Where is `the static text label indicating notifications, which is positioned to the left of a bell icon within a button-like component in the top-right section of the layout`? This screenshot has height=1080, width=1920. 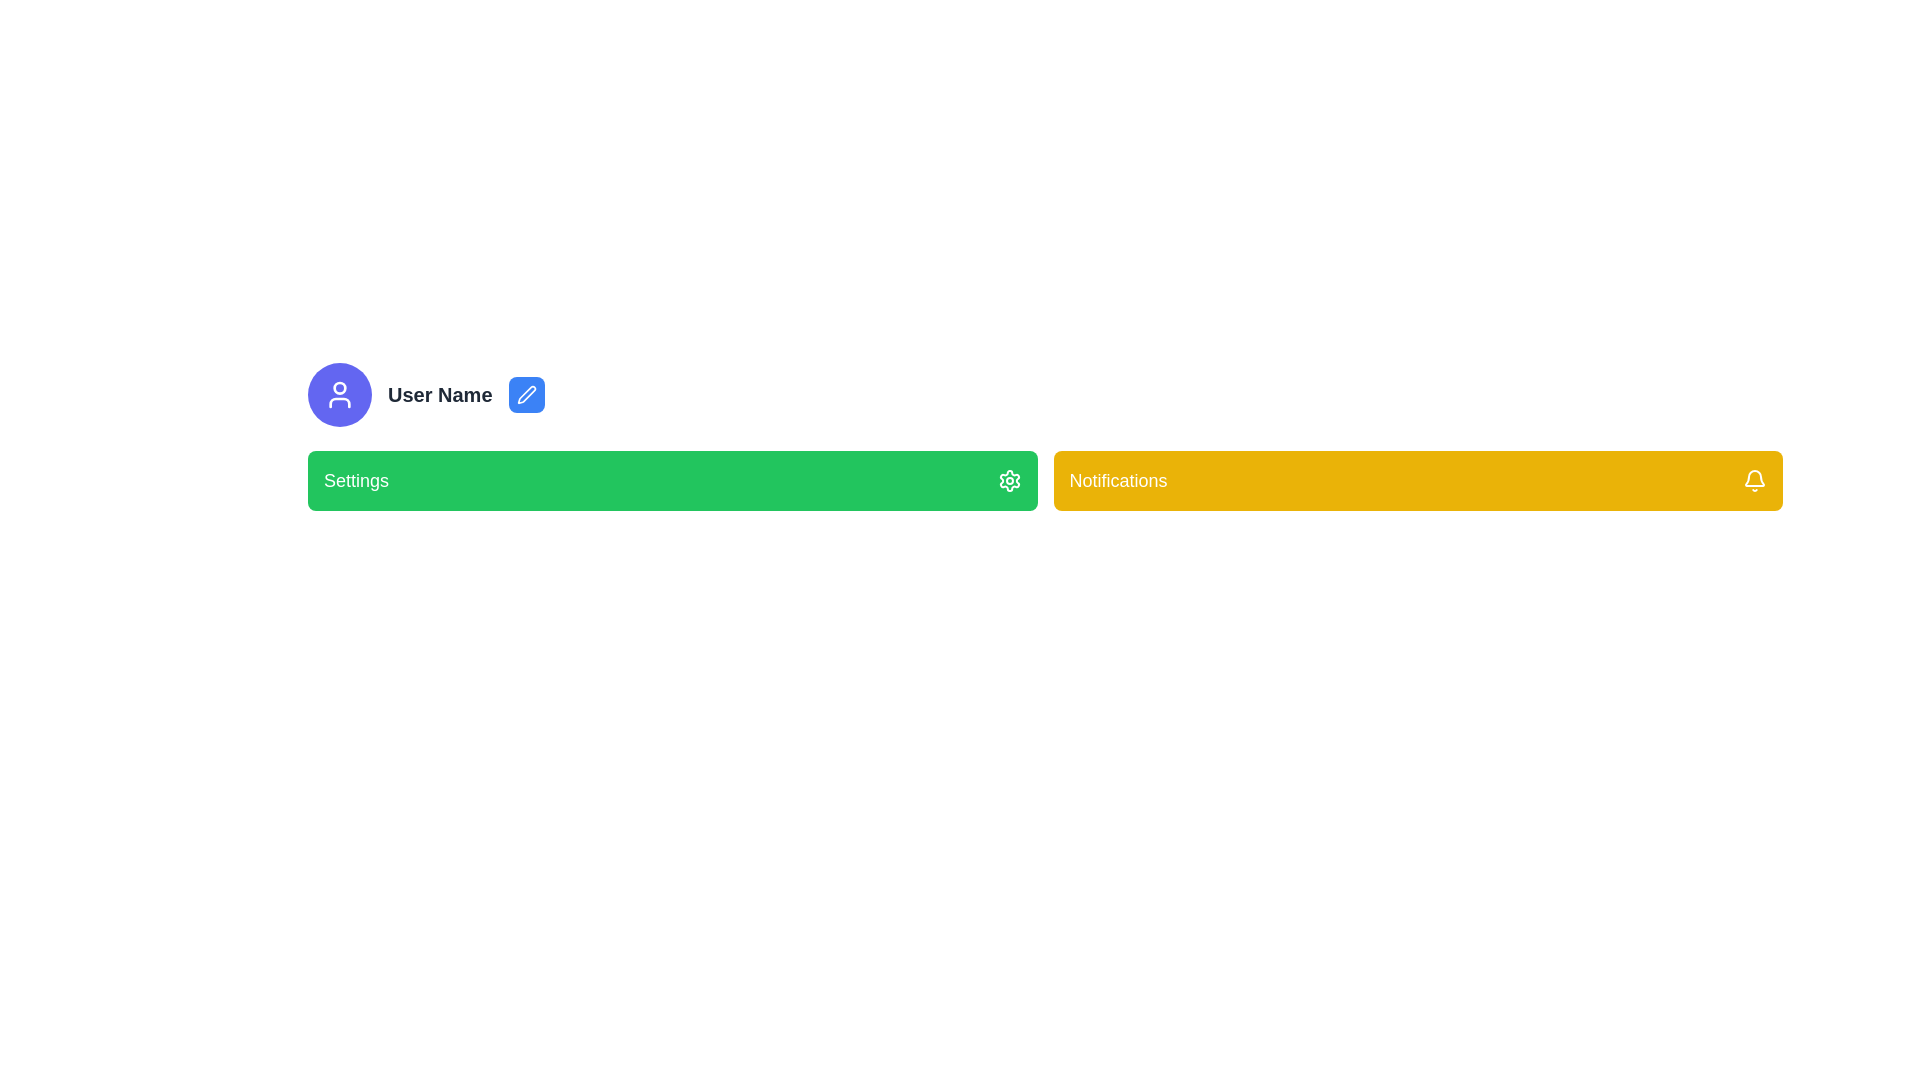 the static text label indicating notifications, which is positioned to the left of a bell icon within a button-like component in the top-right section of the layout is located at coordinates (1117, 481).